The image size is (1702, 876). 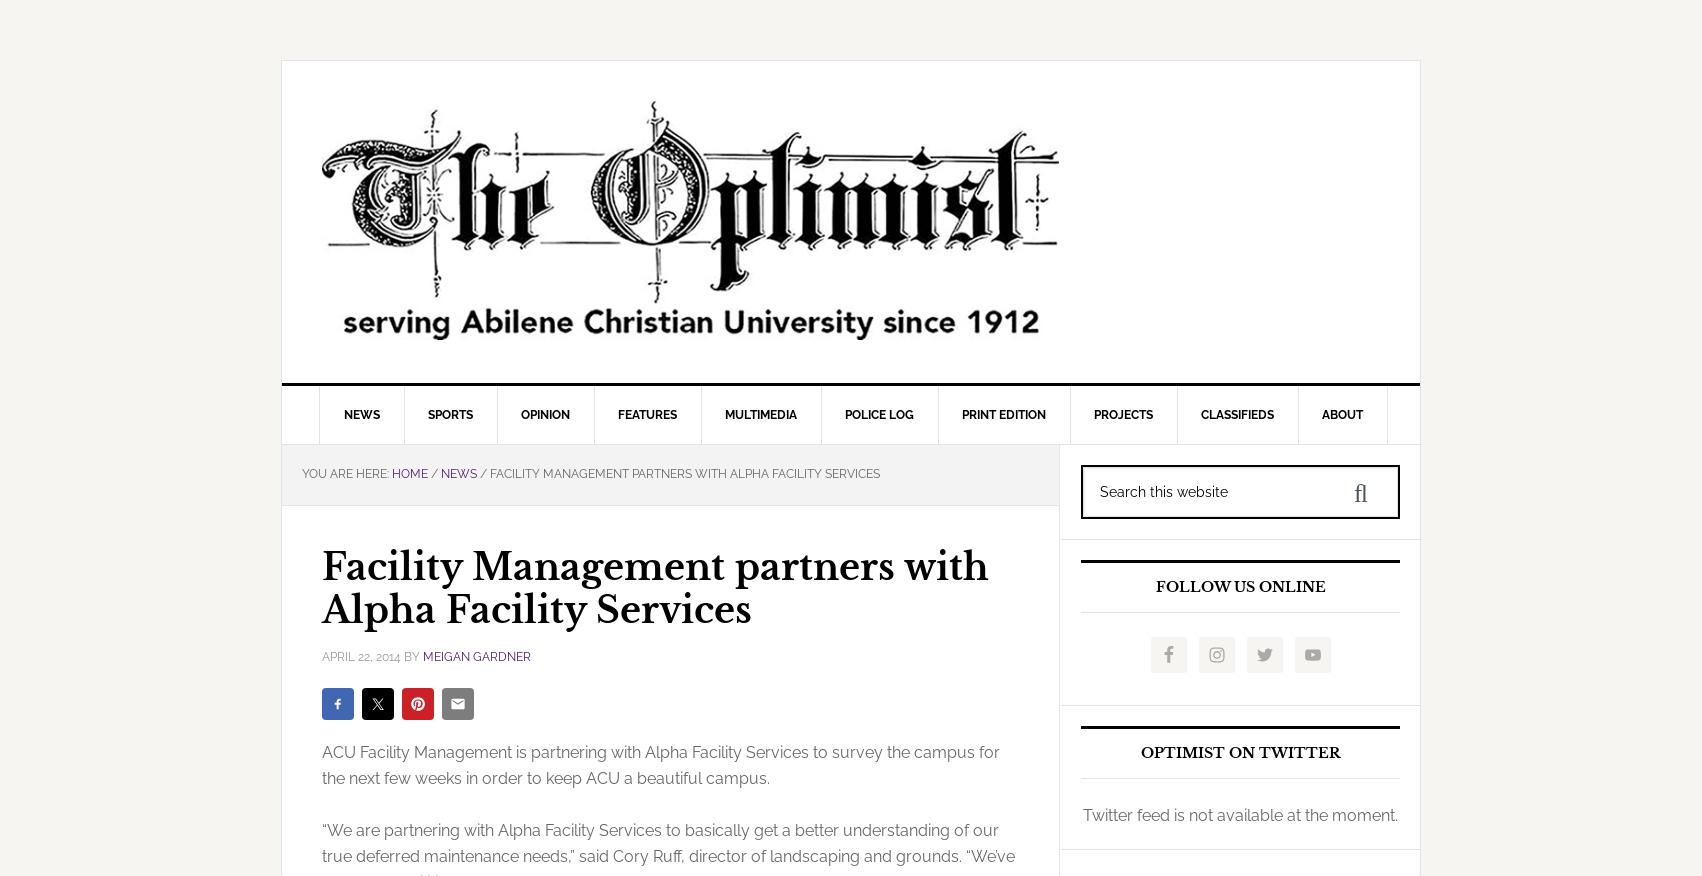 I want to click on 'Sports', so click(x=448, y=414).